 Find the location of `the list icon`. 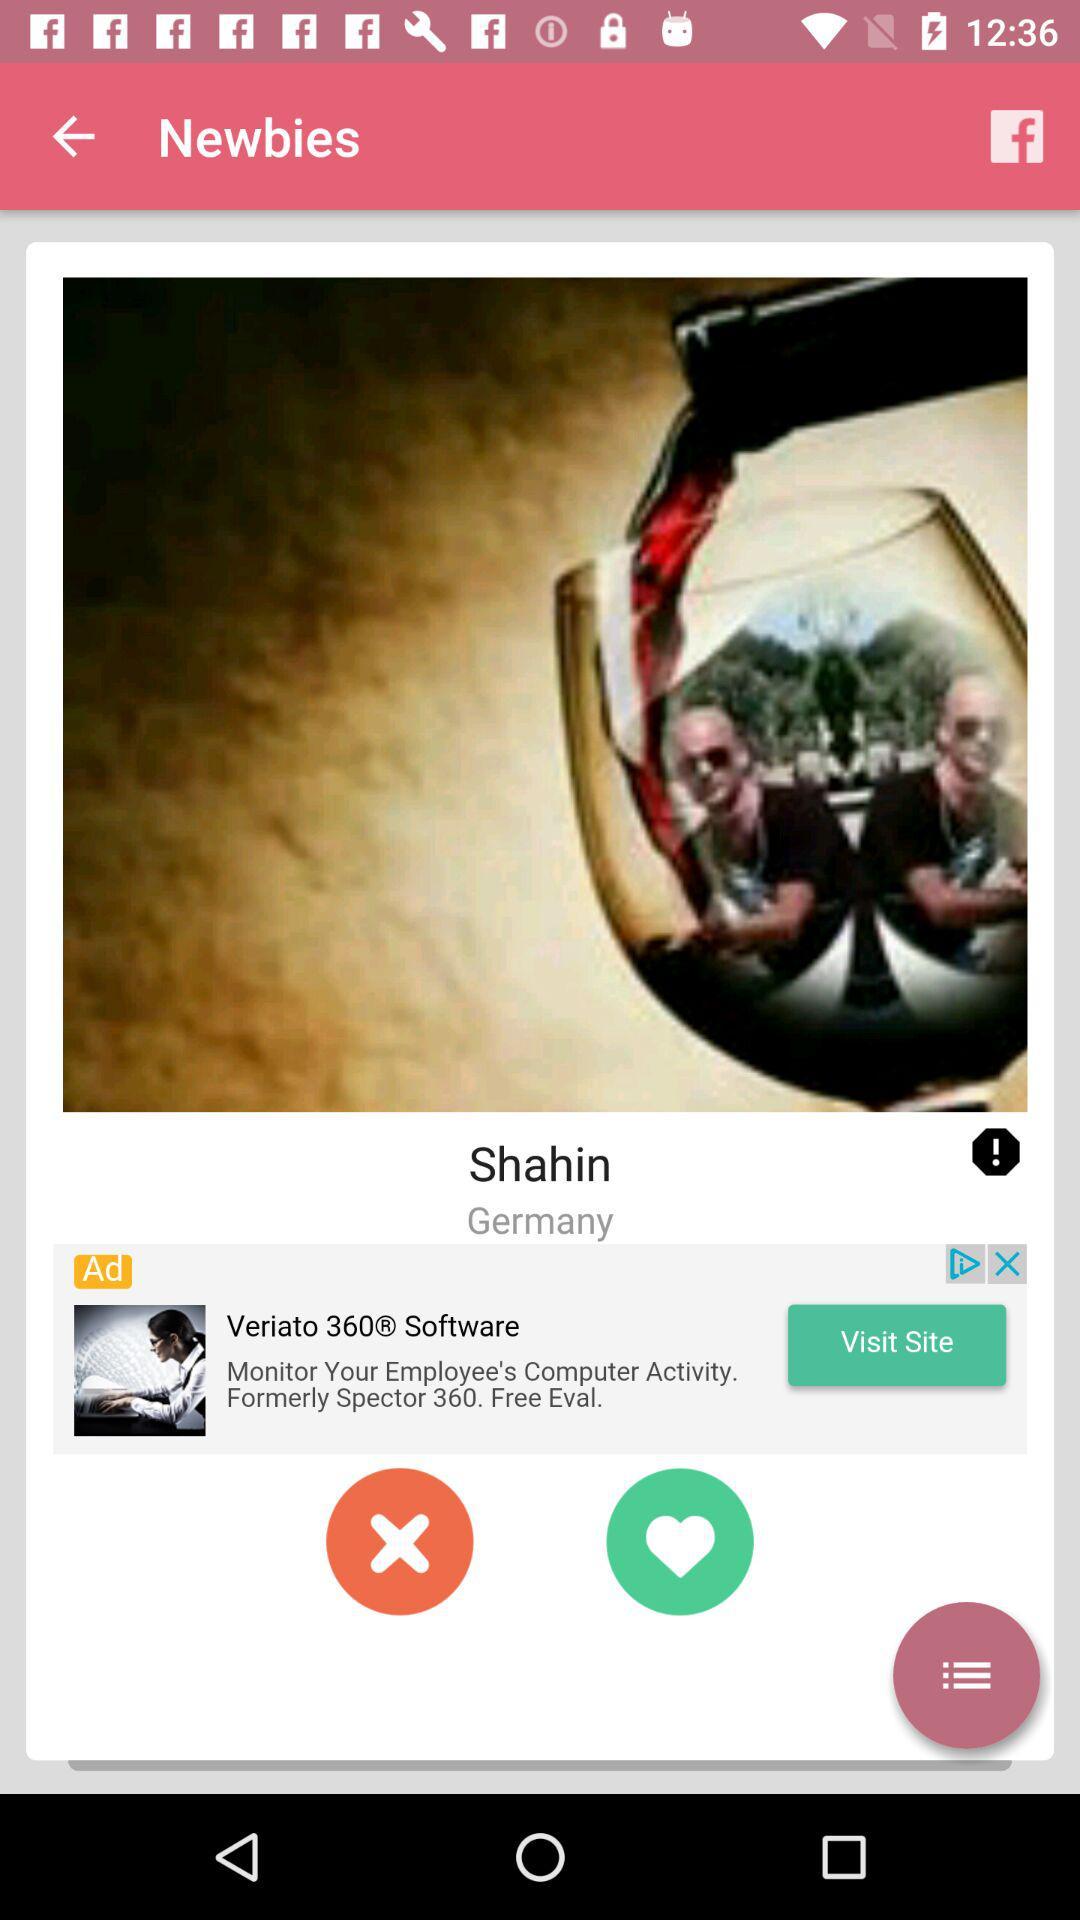

the list icon is located at coordinates (965, 1675).